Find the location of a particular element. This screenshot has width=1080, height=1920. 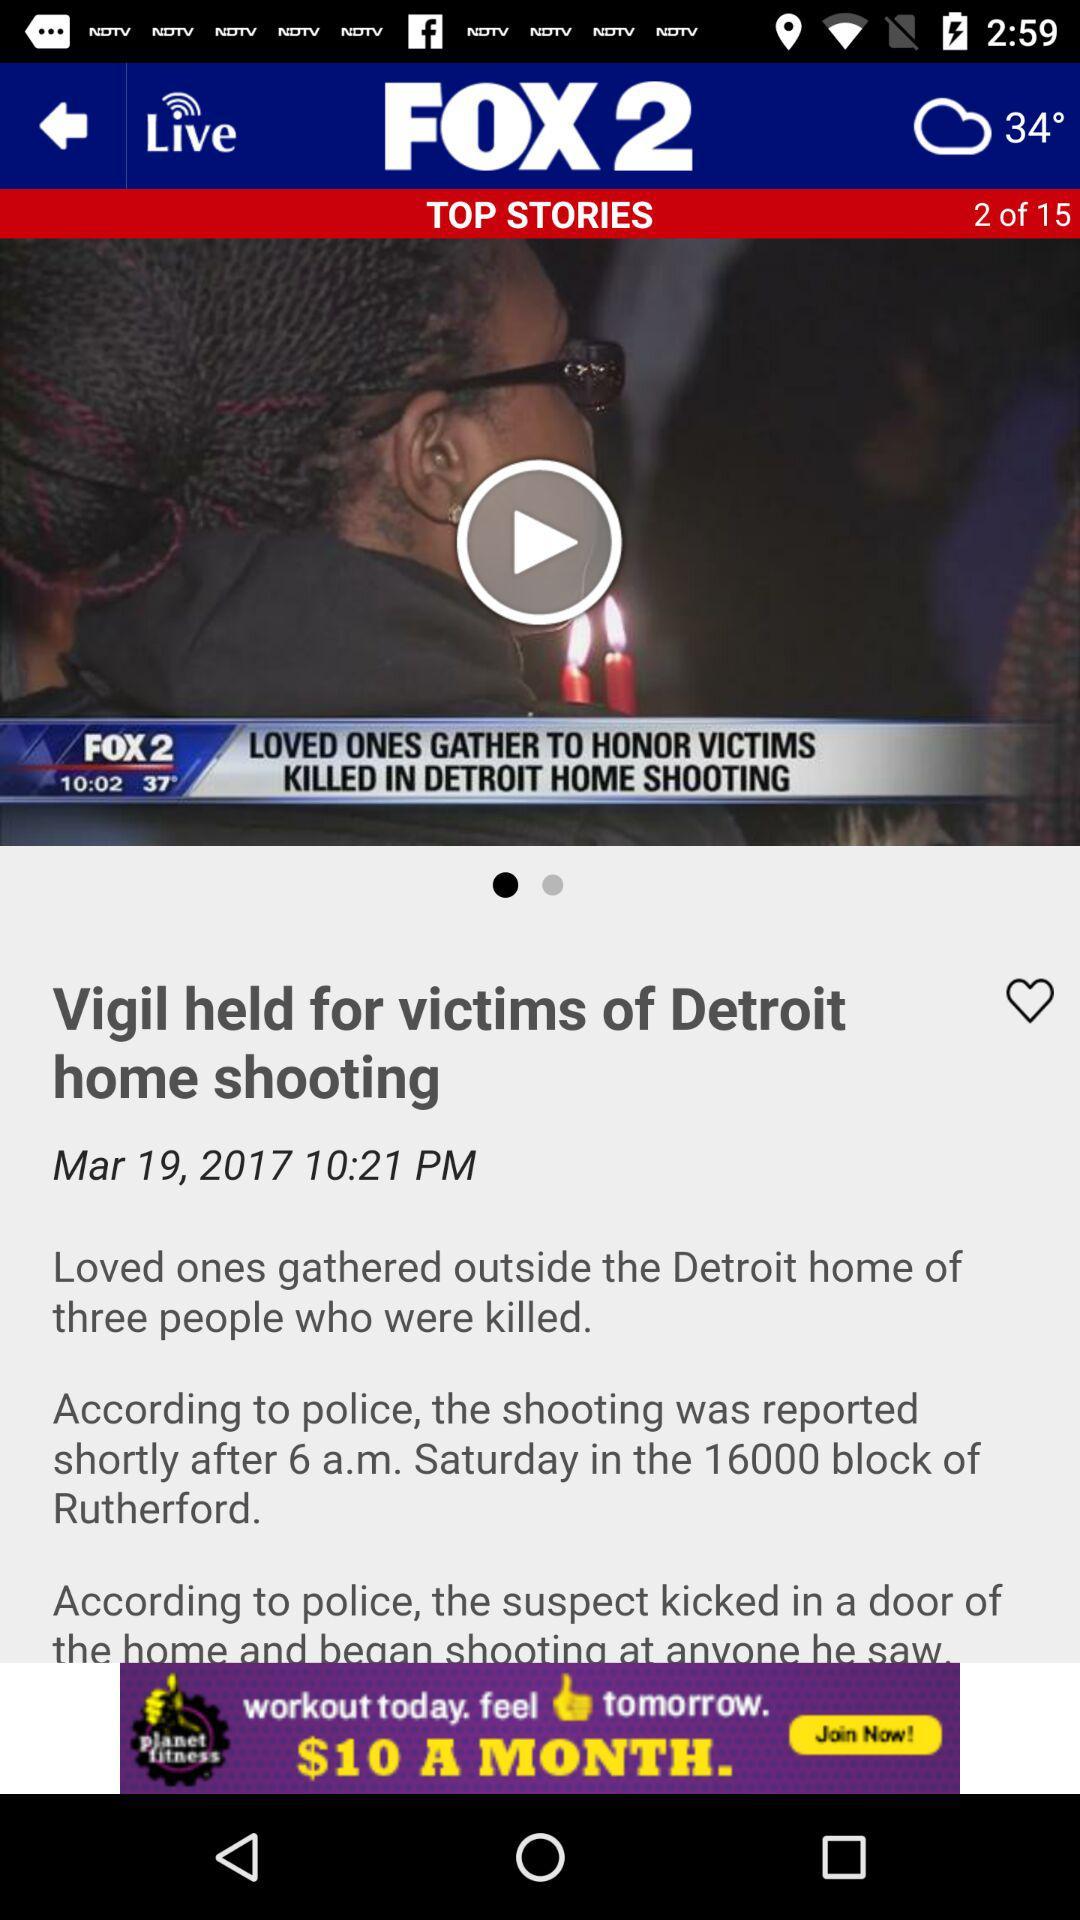

live news is located at coordinates (189, 124).